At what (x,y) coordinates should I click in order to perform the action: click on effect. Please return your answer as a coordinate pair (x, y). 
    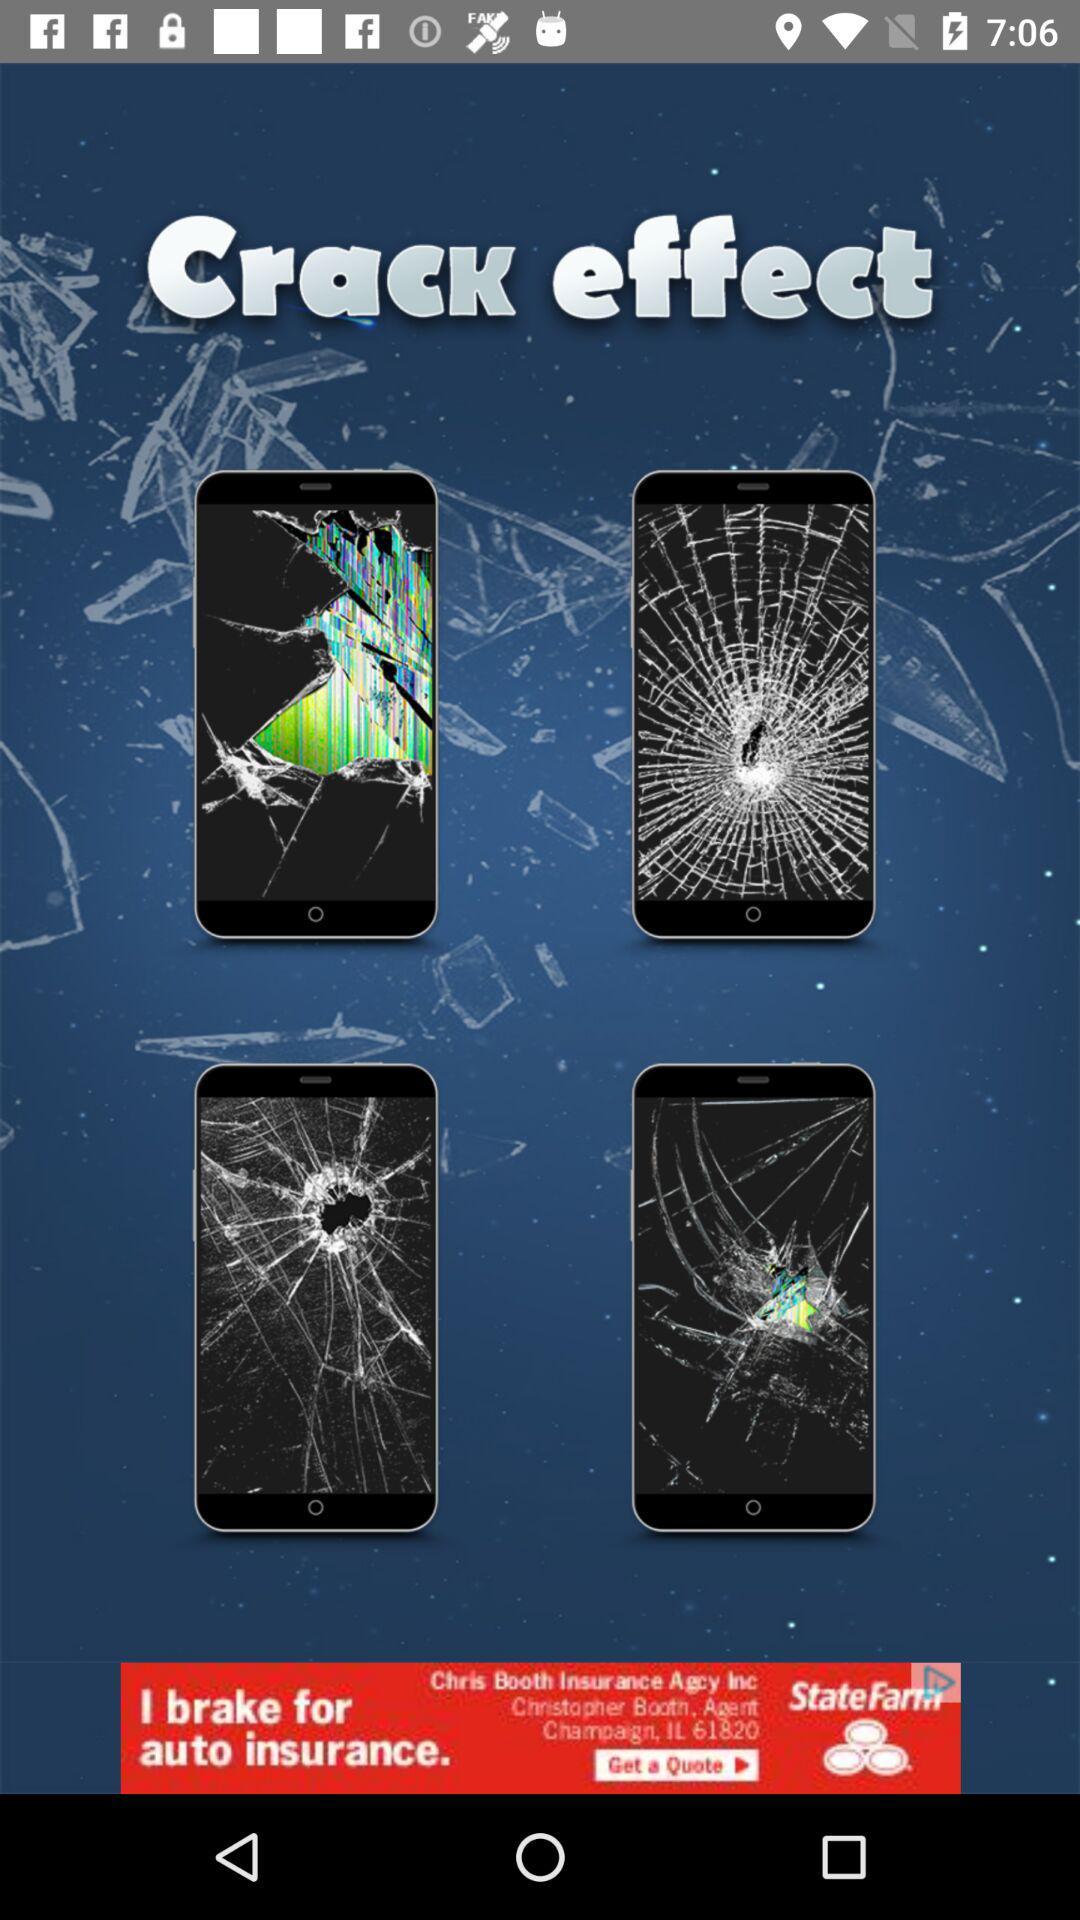
    Looking at the image, I should click on (316, 715).